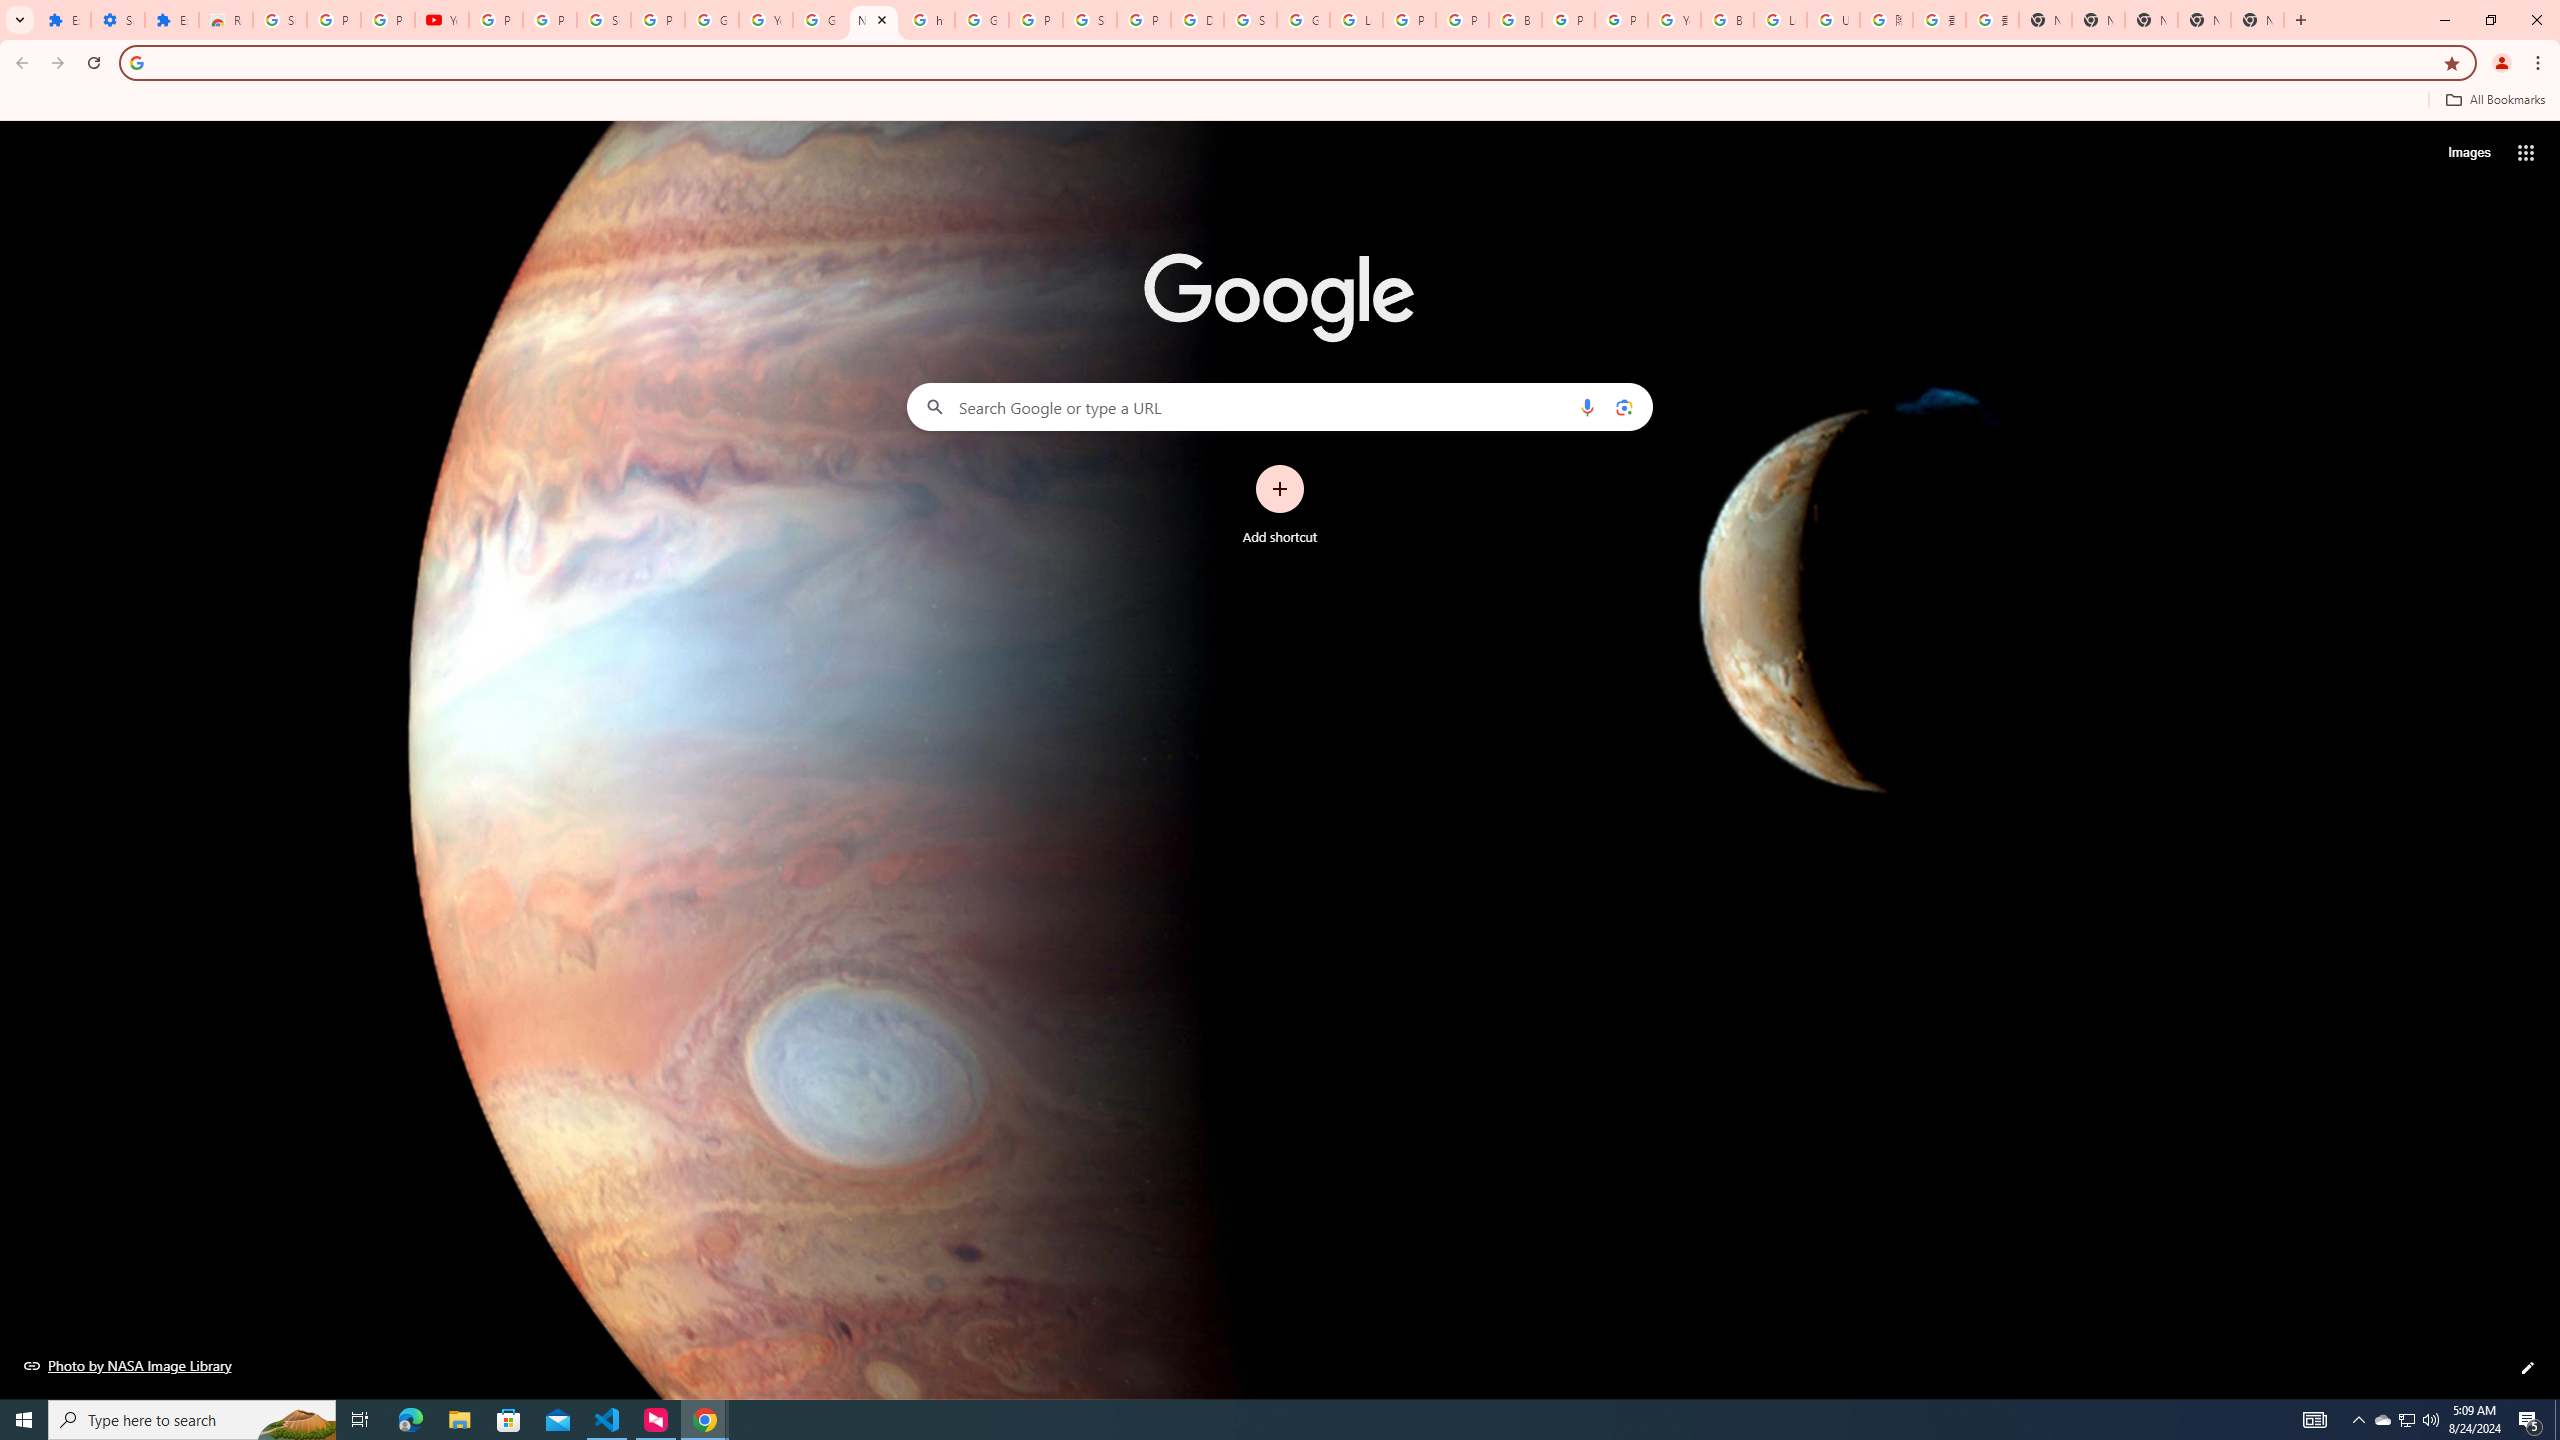  Describe the element at coordinates (1280, 405) in the screenshot. I see `'Search Google or type a URL'` at that location.